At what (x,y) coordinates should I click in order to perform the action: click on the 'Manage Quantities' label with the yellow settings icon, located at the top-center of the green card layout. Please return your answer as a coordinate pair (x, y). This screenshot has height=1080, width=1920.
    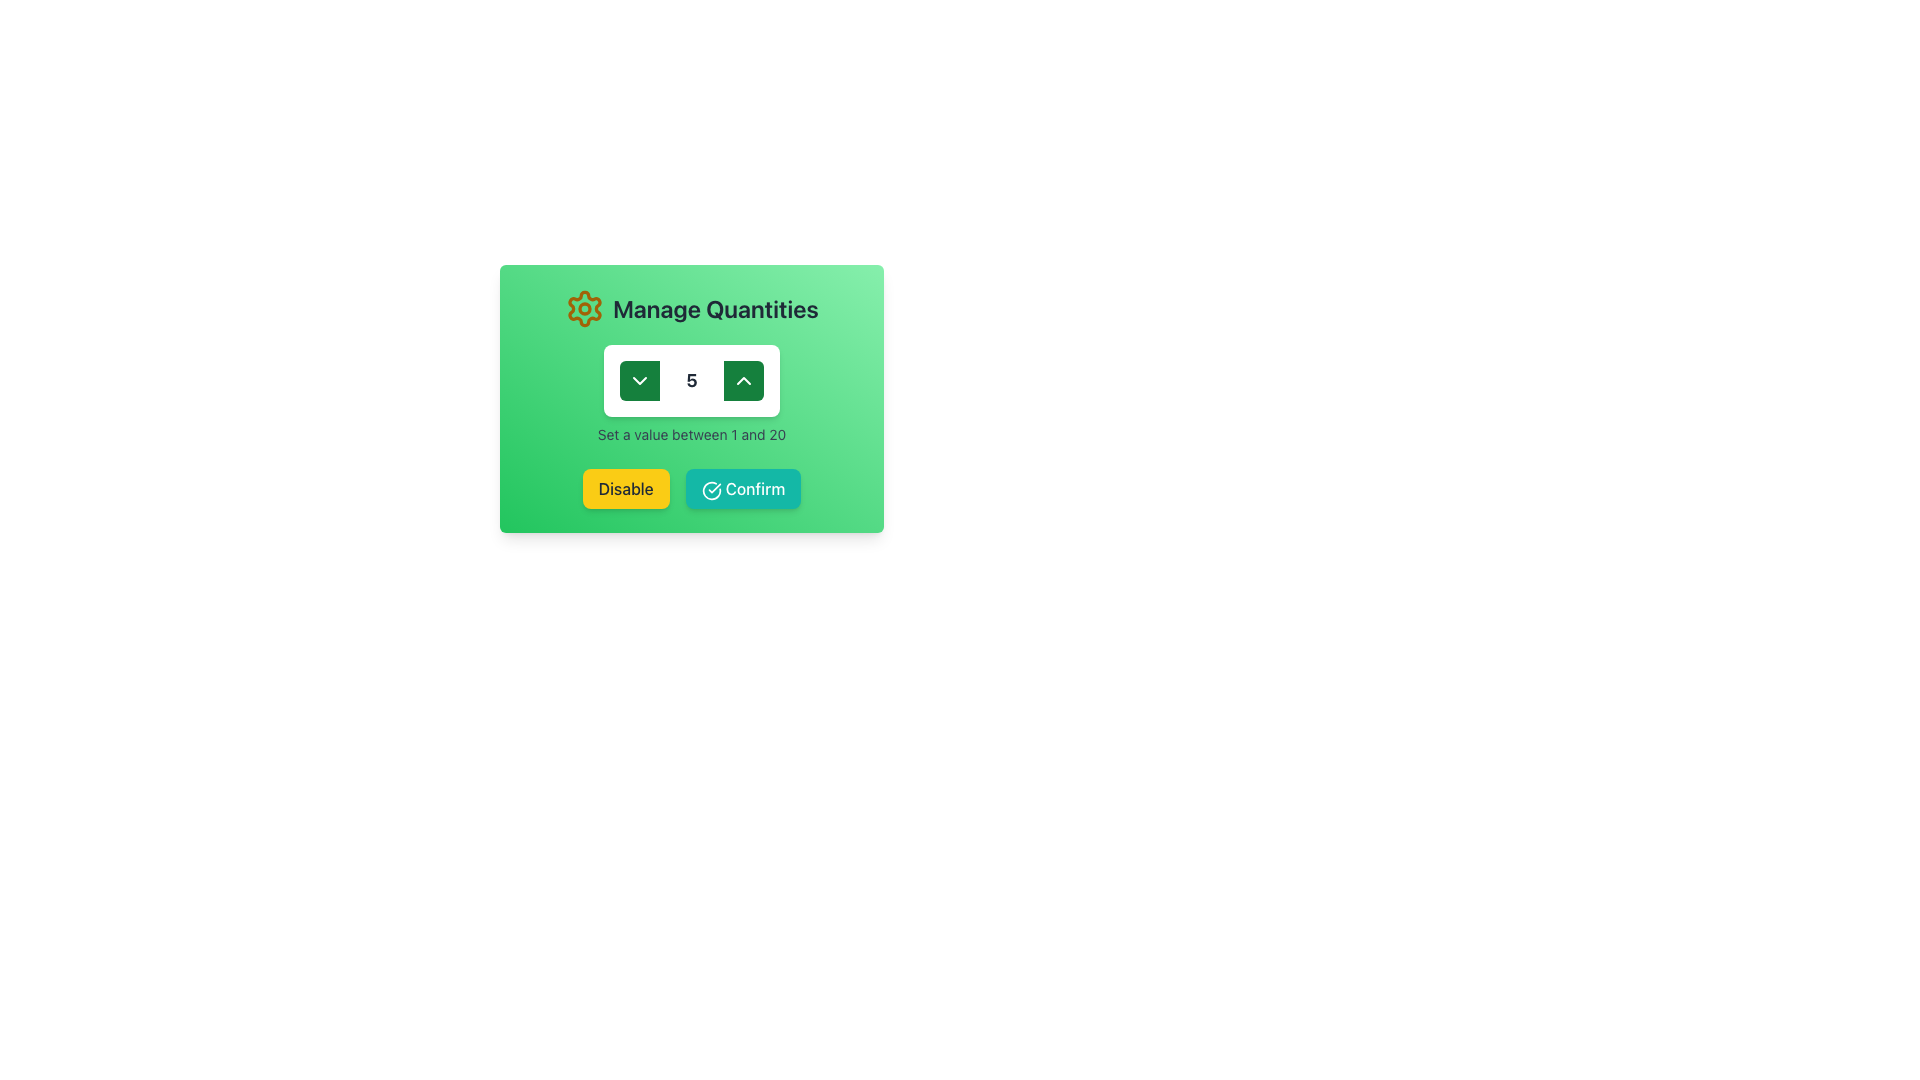
    Looking at the image, I should click on (691, 308).